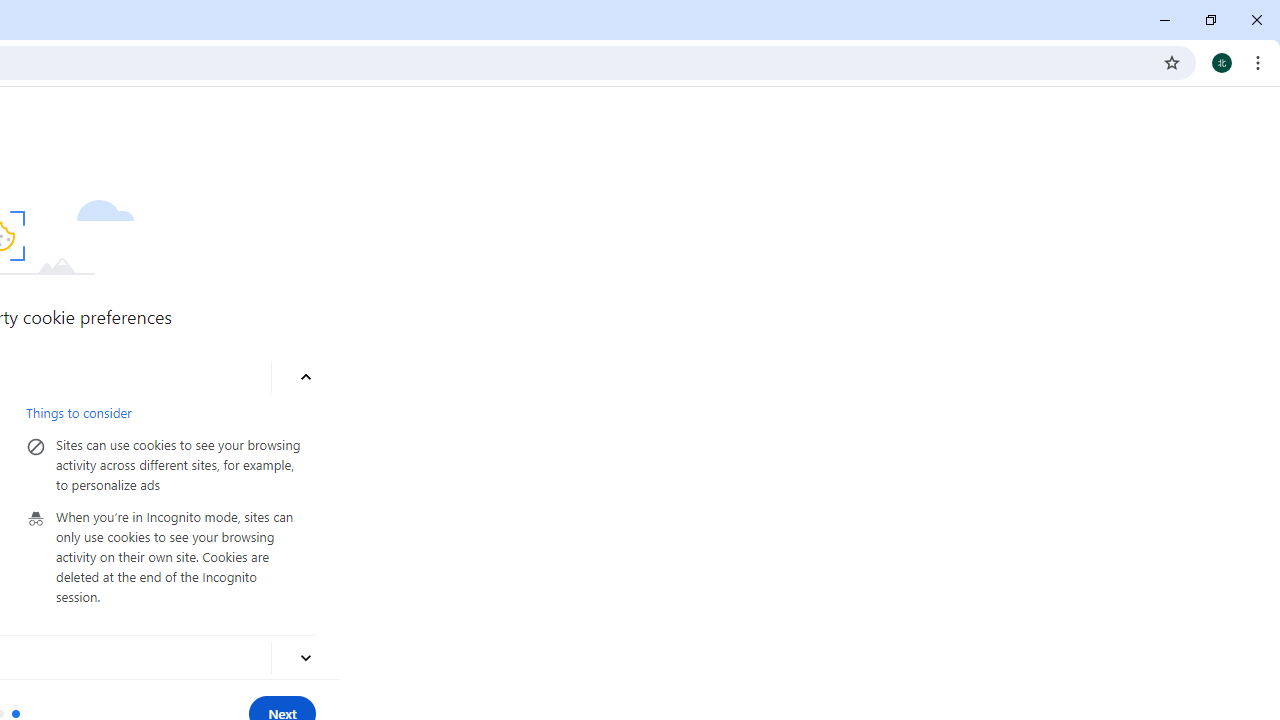  I want to click on 'More about blocking third-party cookies', so click(304, 658).